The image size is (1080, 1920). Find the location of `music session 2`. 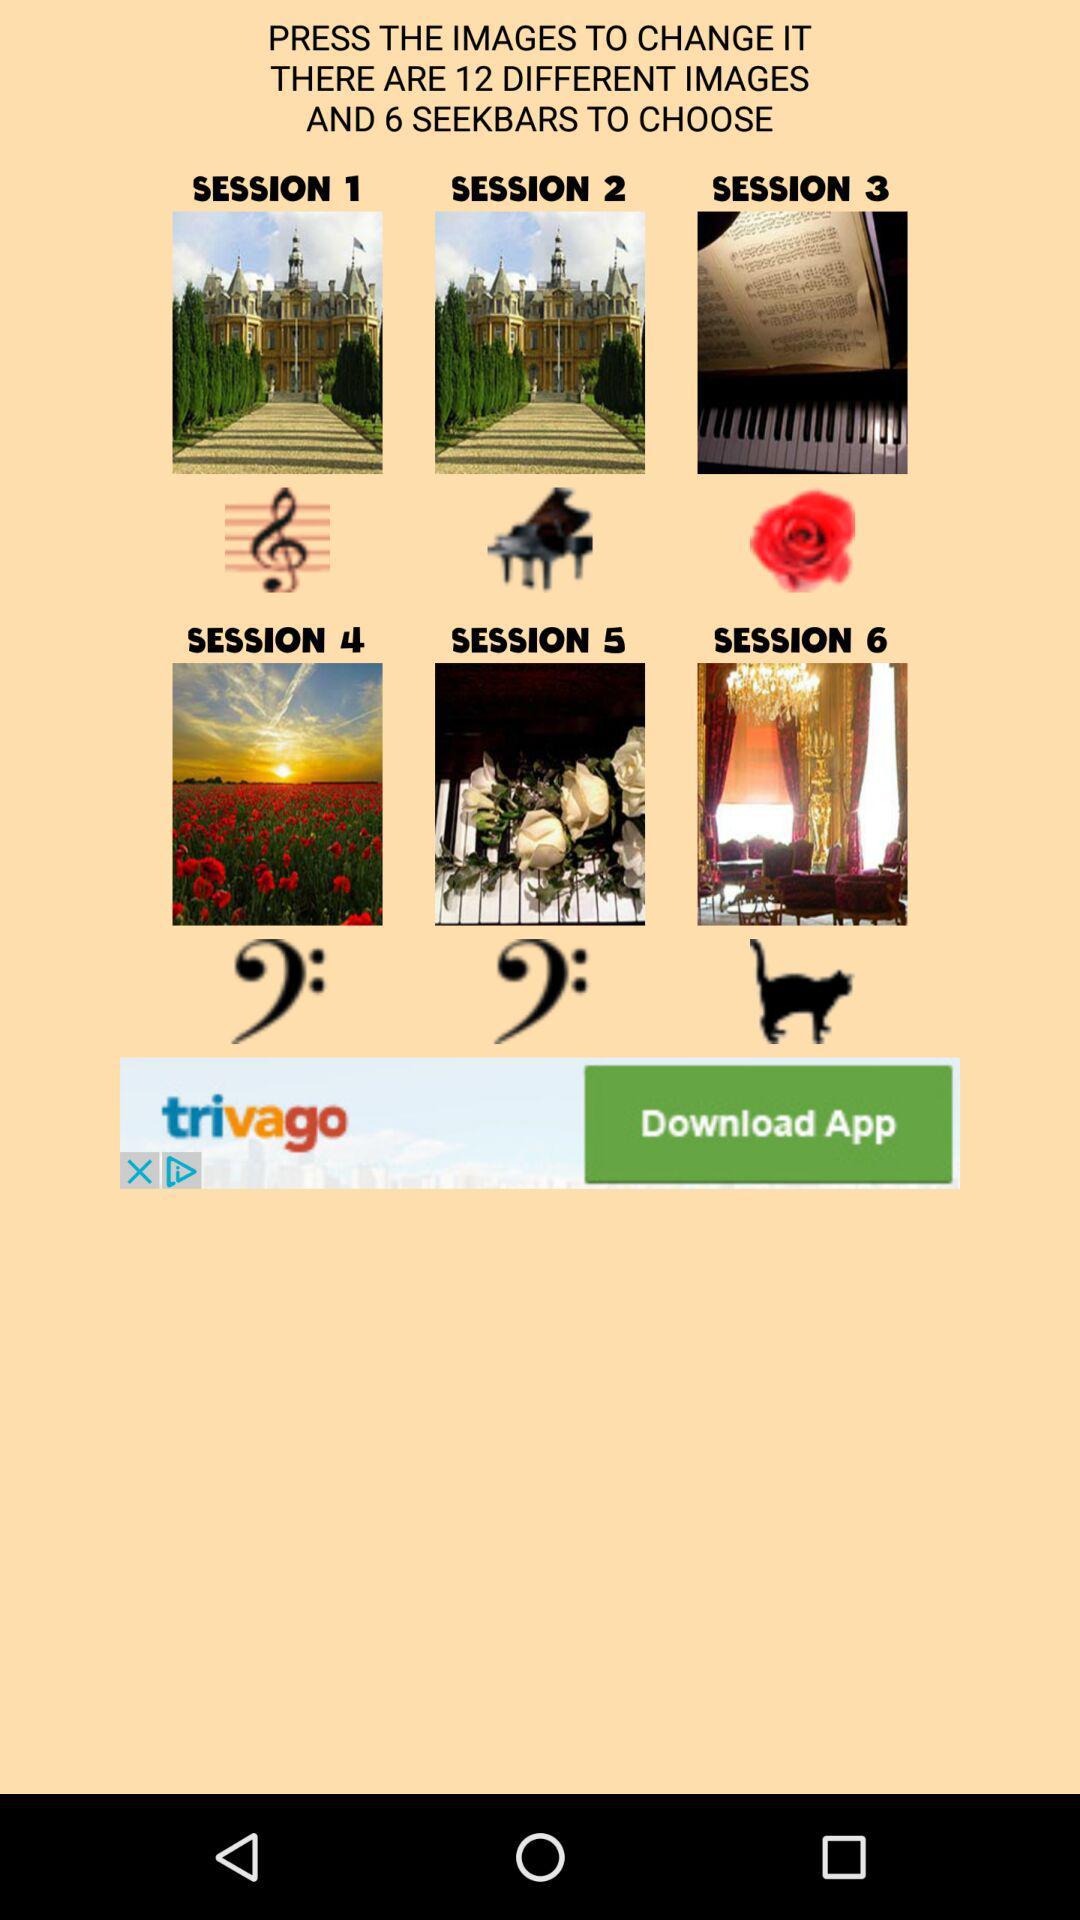

music session 2 is located at coordinates (540, 342).